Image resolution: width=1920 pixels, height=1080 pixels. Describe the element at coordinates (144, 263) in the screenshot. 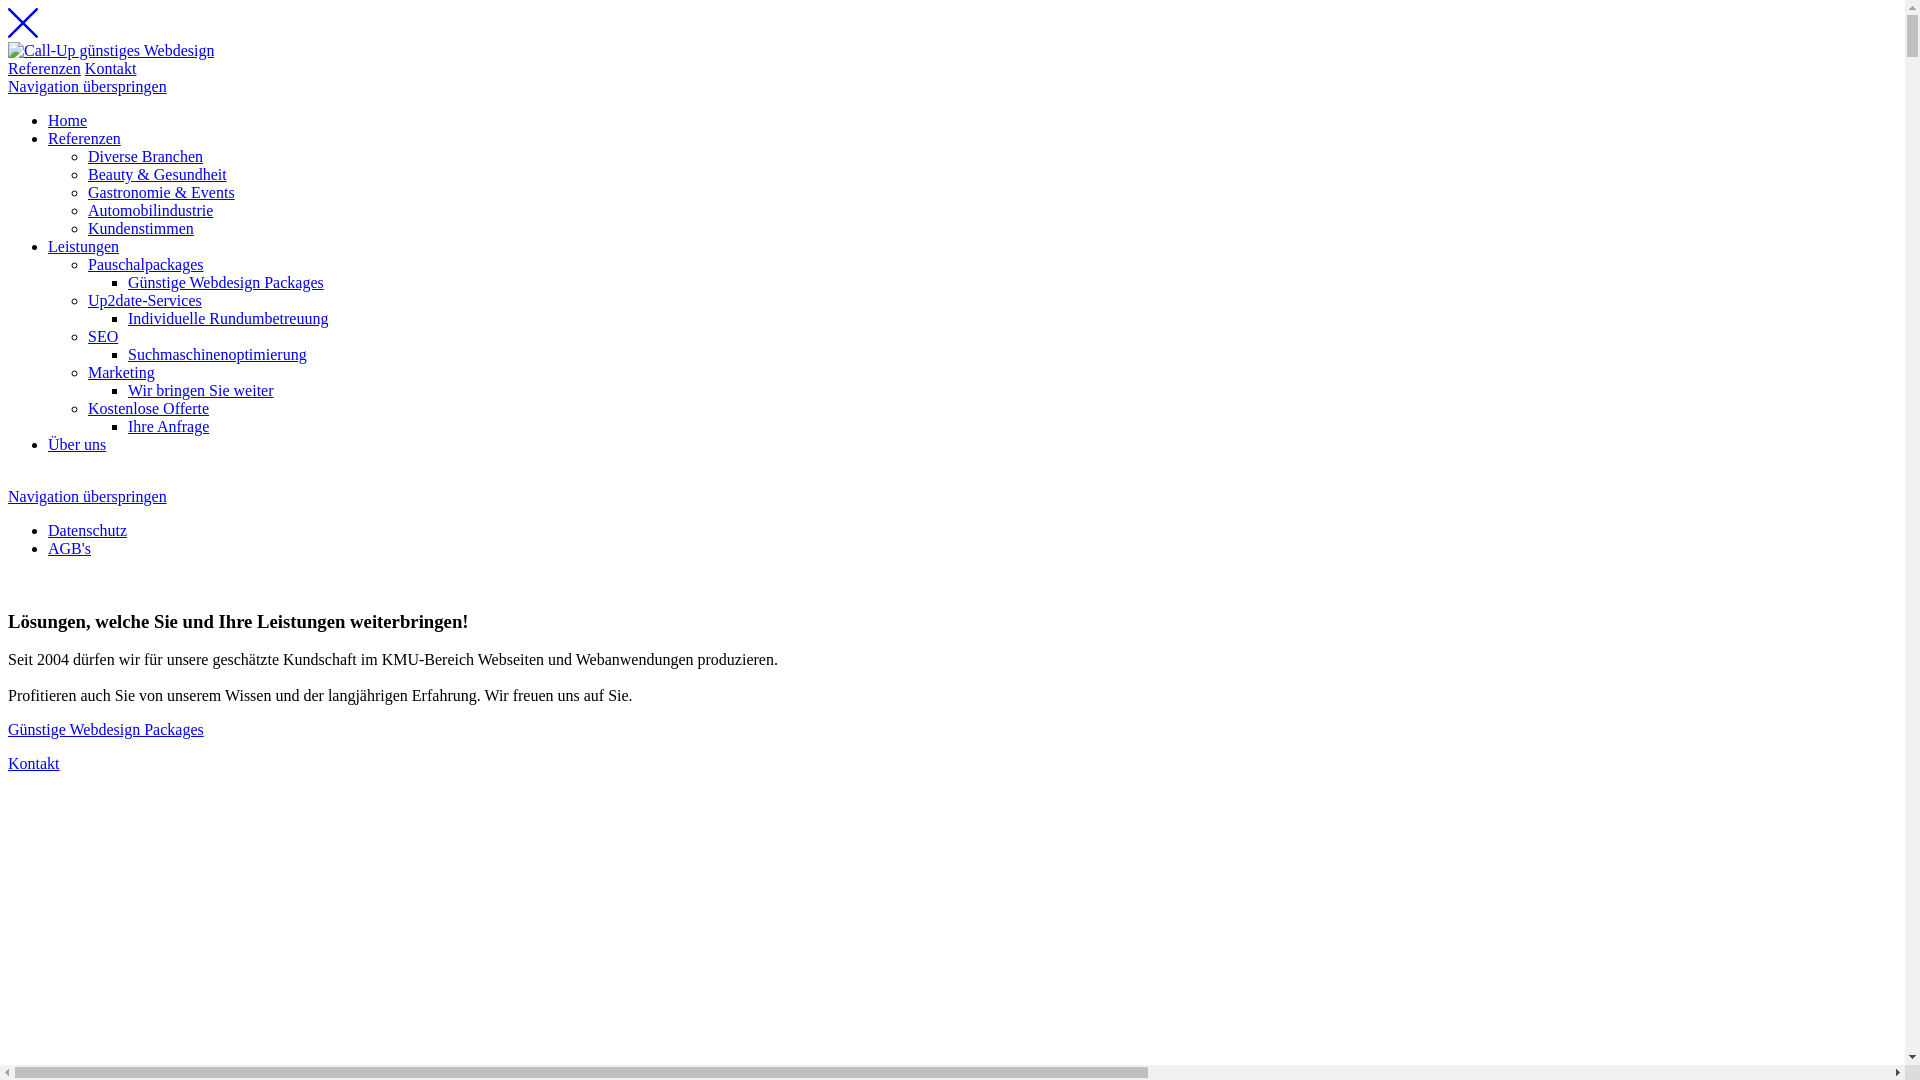

I see `'Pauschalpackages'` at that location.